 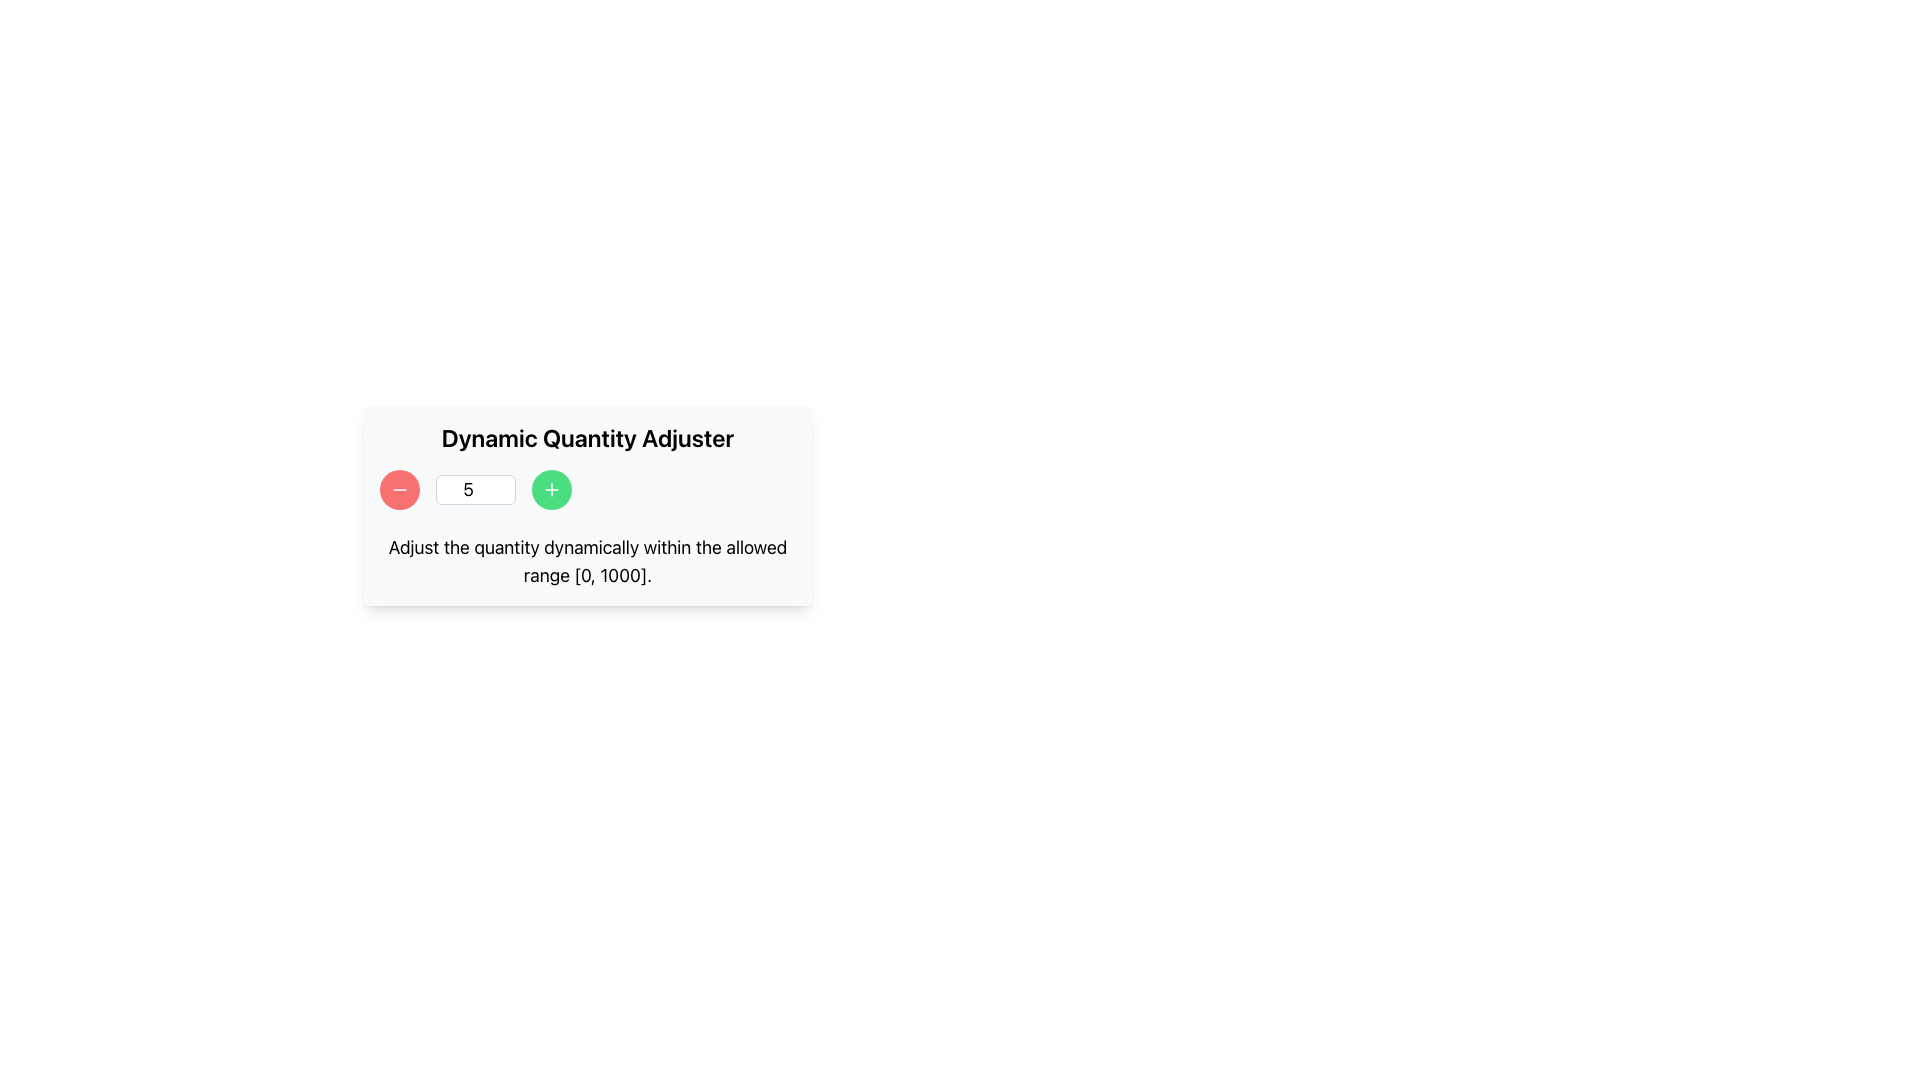 What do you see at coordinates (399, 489) in the screenshot?
I see `the red circular button with a minus icon to decrement the value in the Dynamic Quantity Adjuster interface` at bounding box center [399, 489].